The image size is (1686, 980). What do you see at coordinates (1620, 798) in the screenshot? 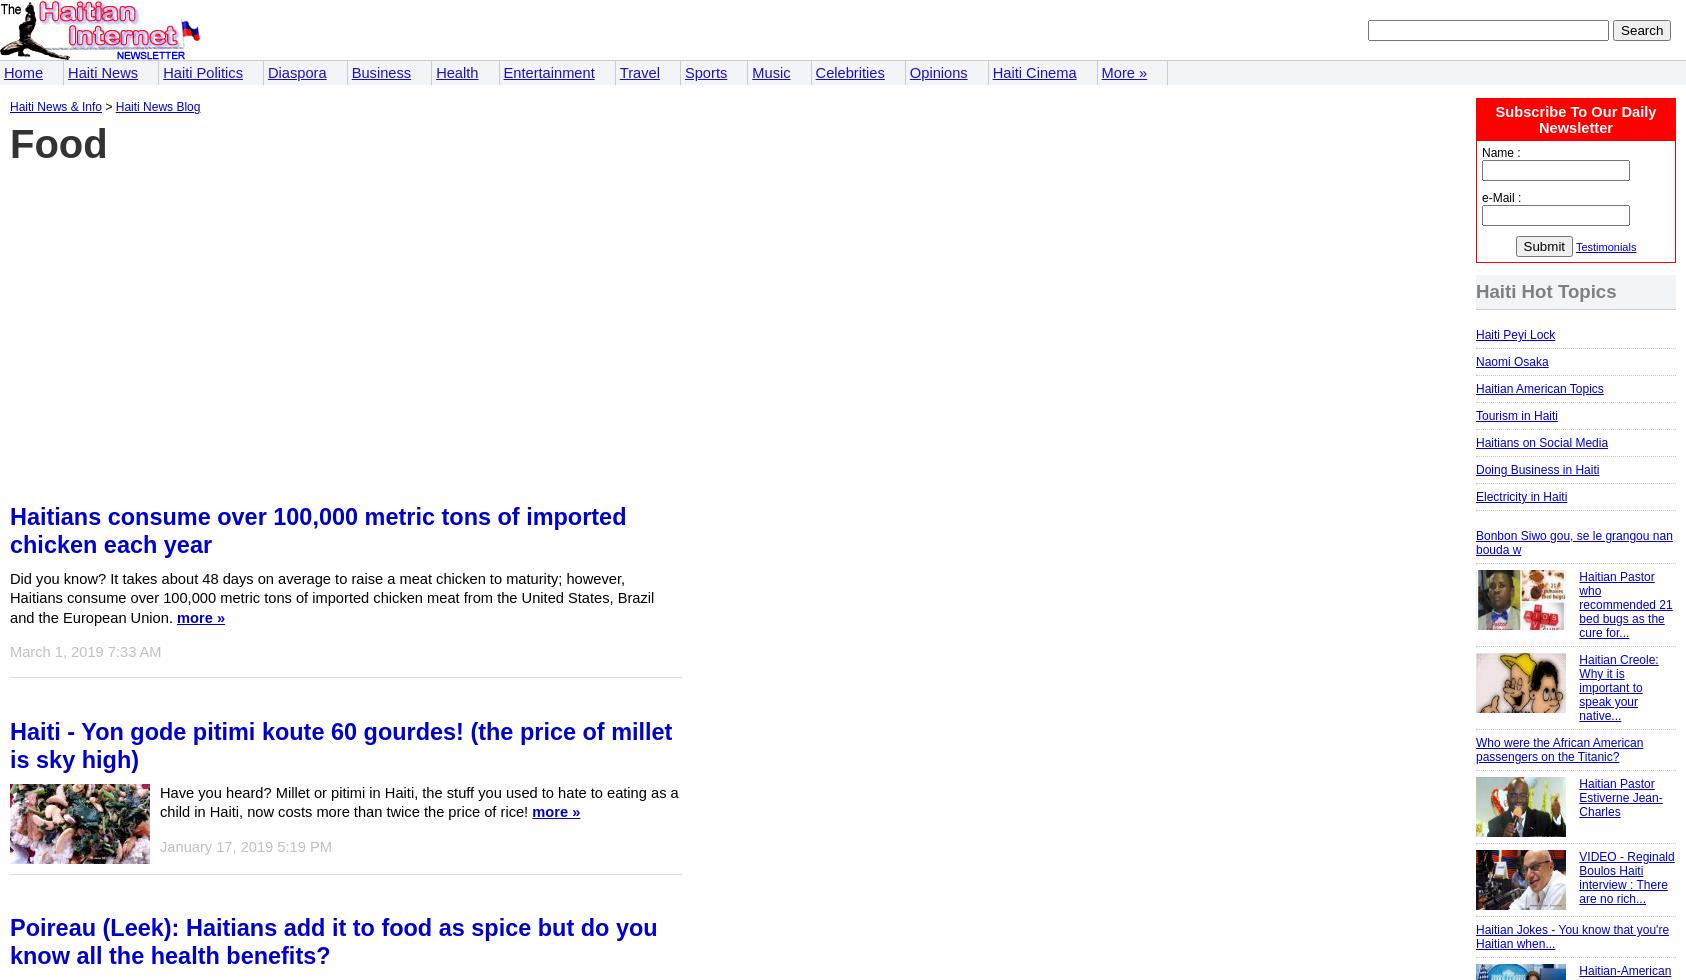
I see `'Haitian Pastor Estiverne Jean-Charles'` at bounding box center [1620, 798].